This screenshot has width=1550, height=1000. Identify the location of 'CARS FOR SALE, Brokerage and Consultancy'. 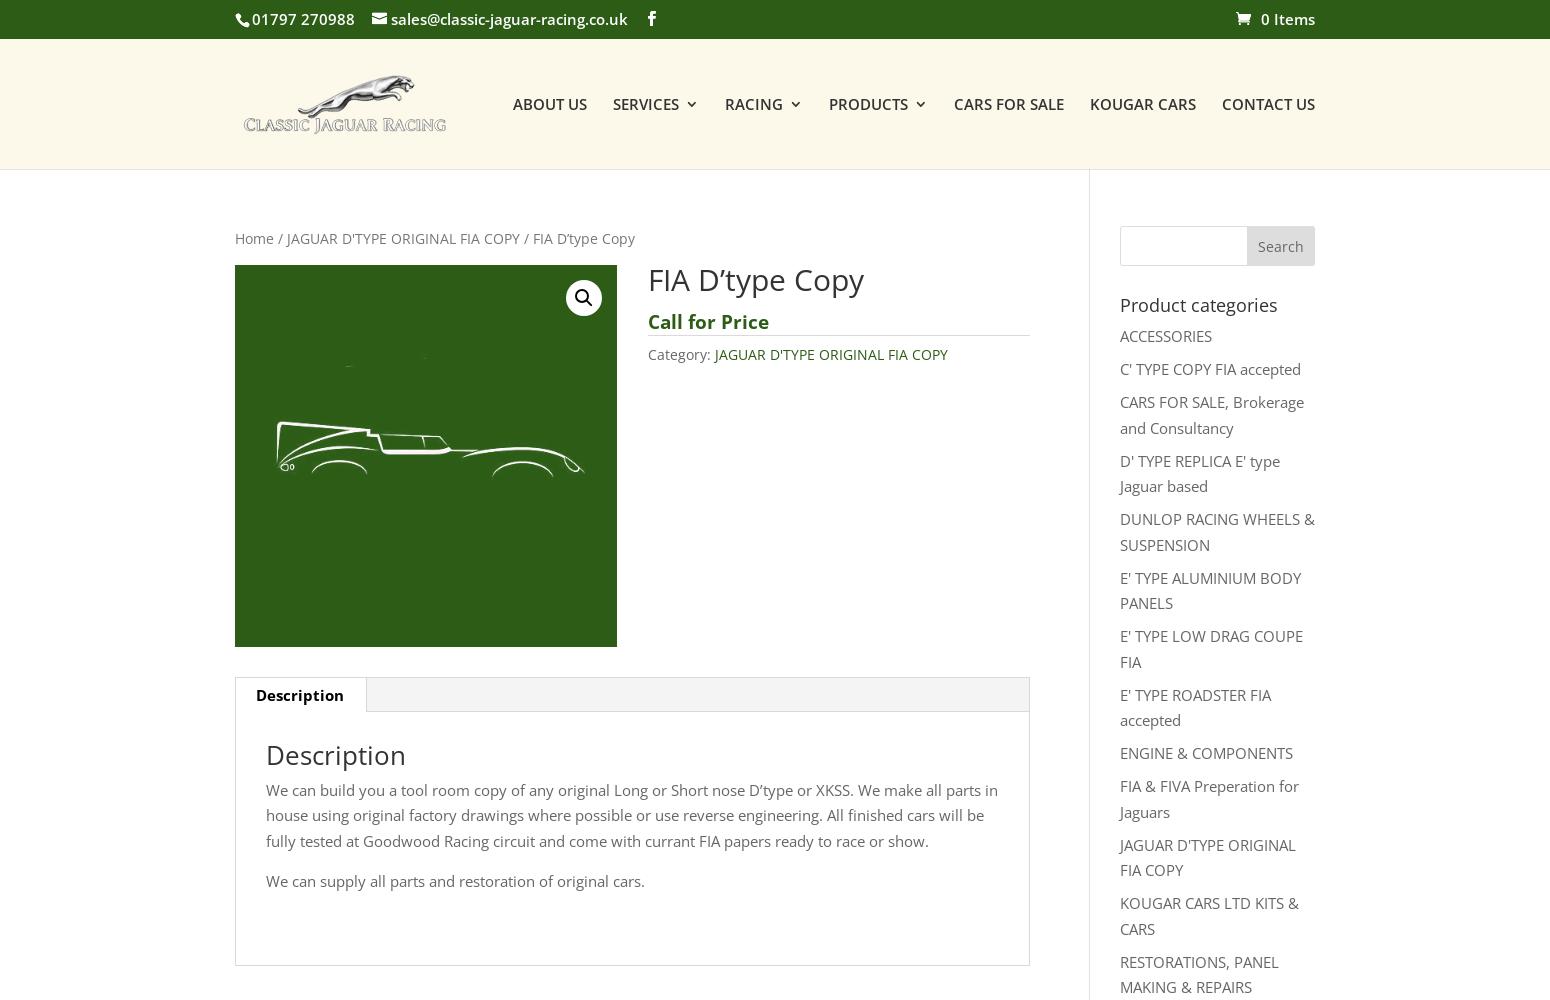
(1211, 414).